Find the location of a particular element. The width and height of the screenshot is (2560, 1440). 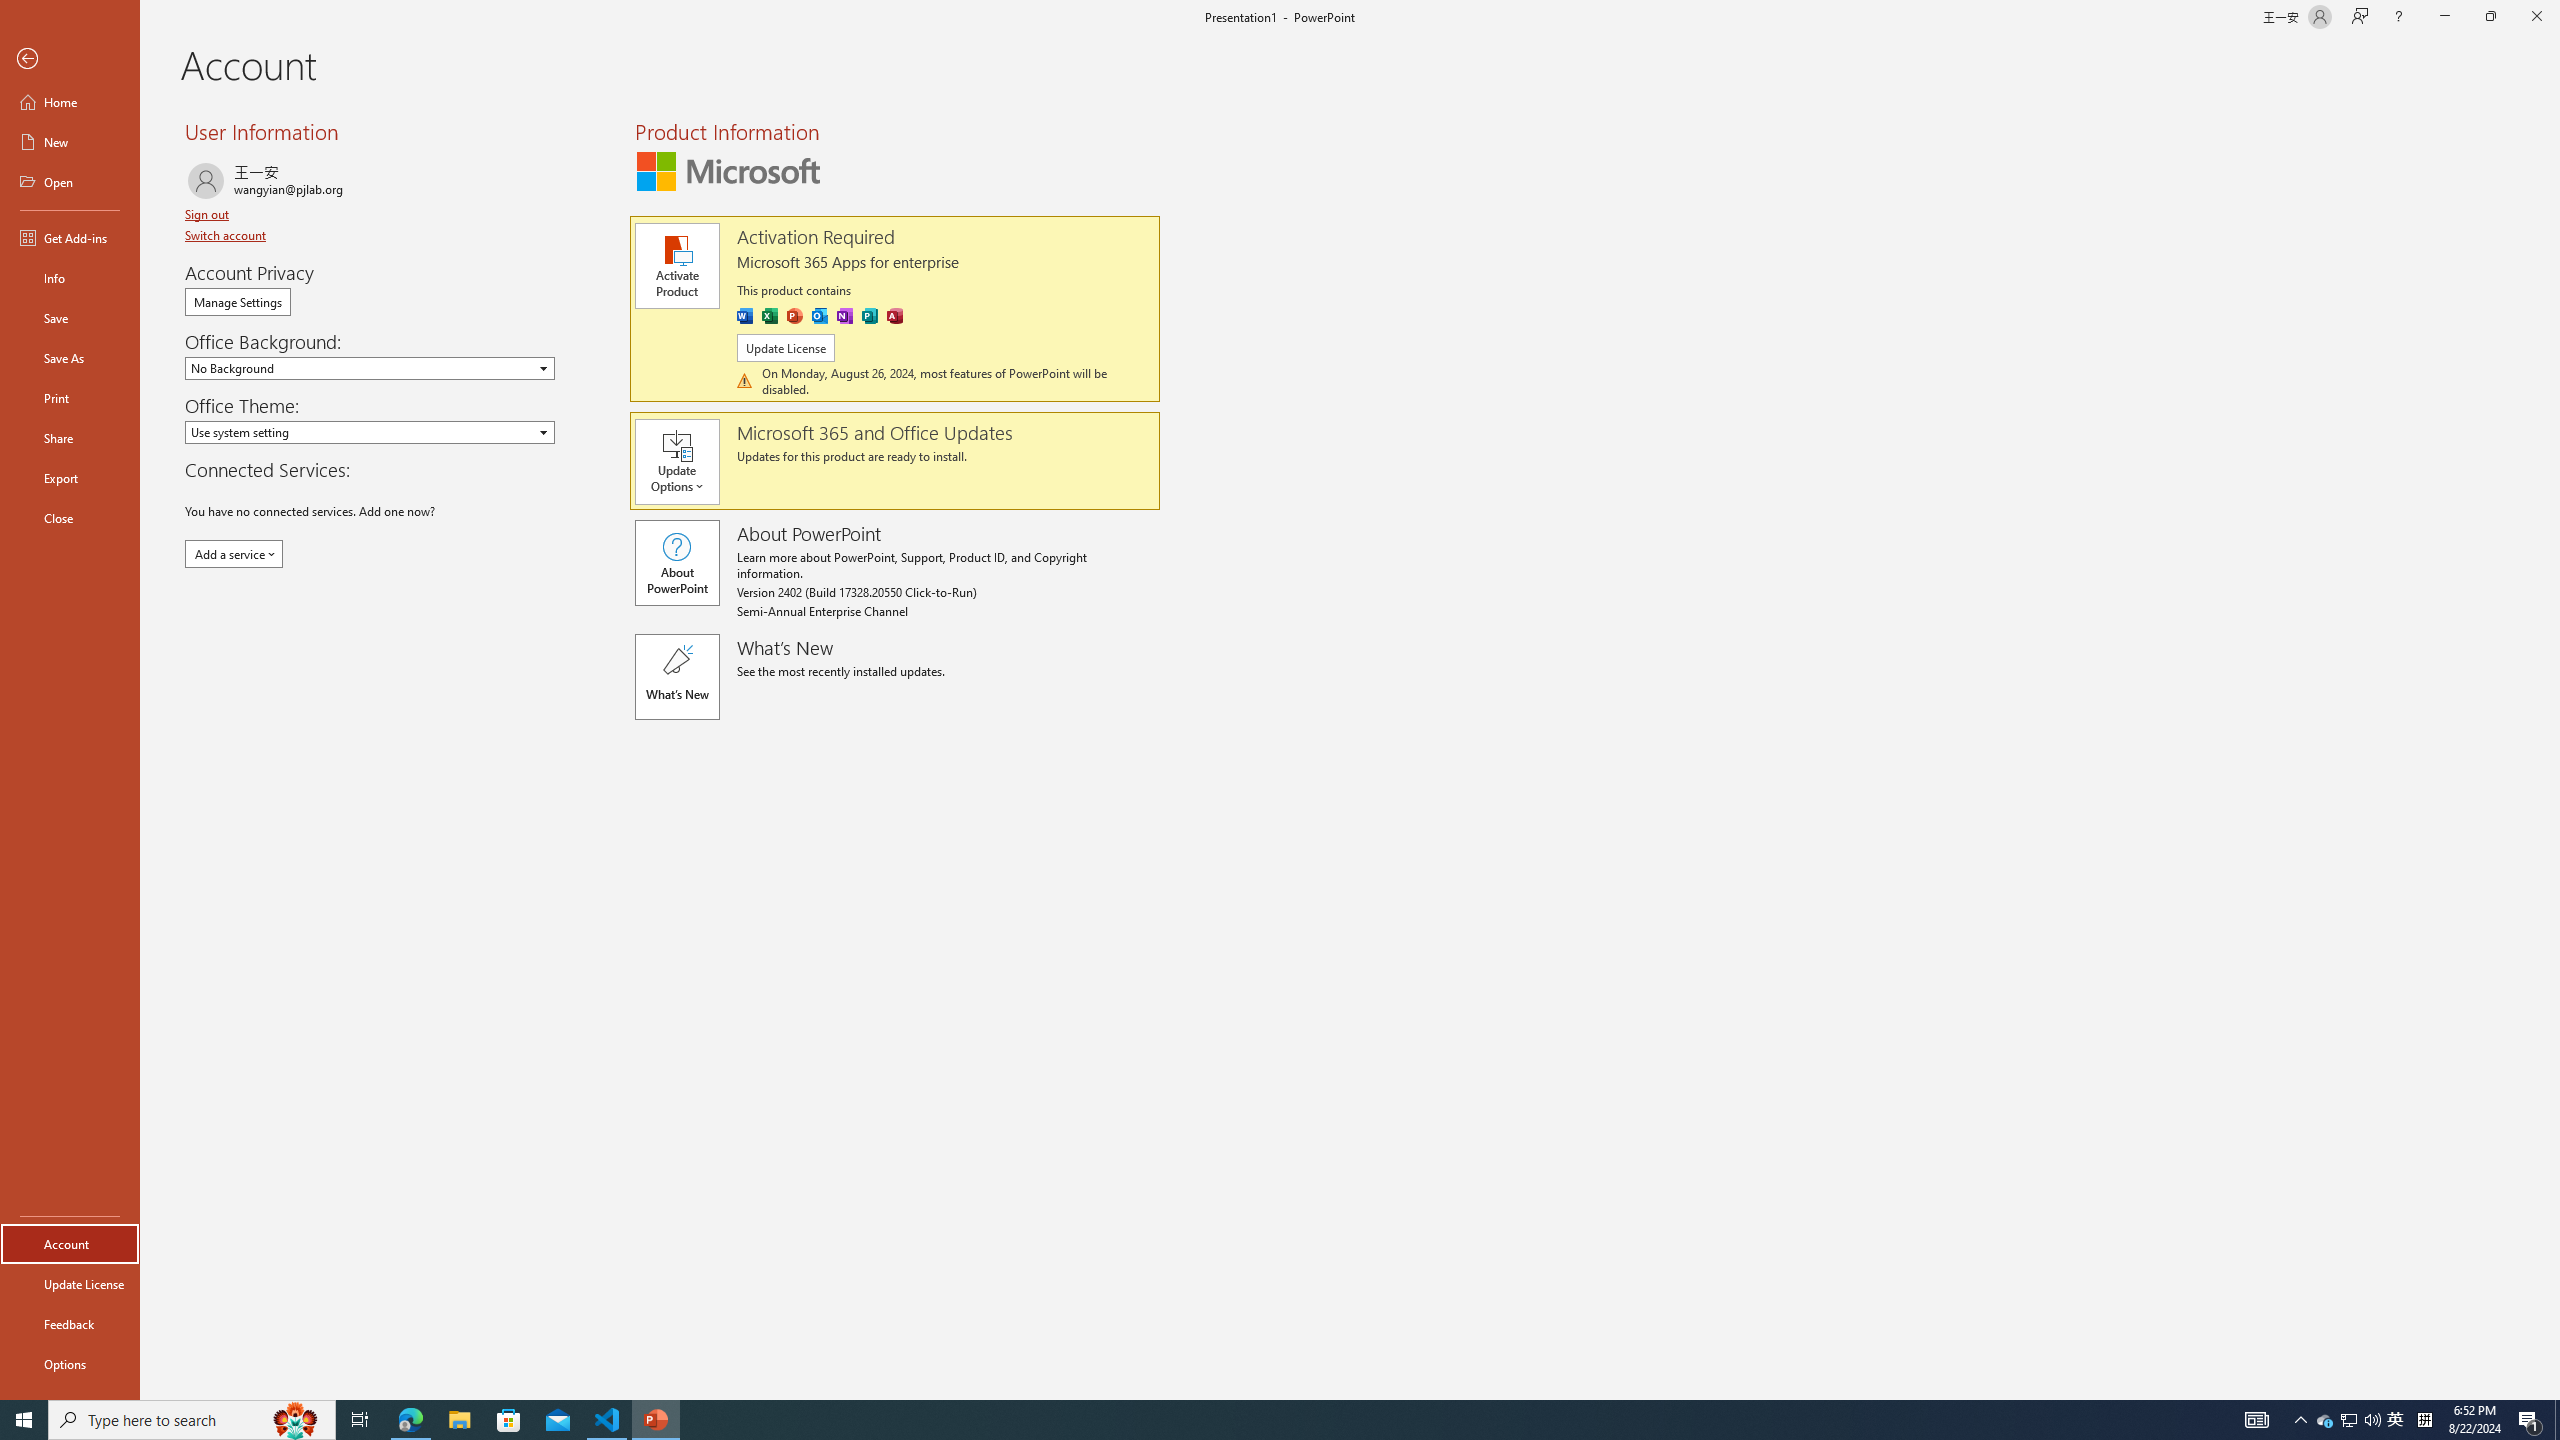

'Word' is located at coordinates (743, 315).